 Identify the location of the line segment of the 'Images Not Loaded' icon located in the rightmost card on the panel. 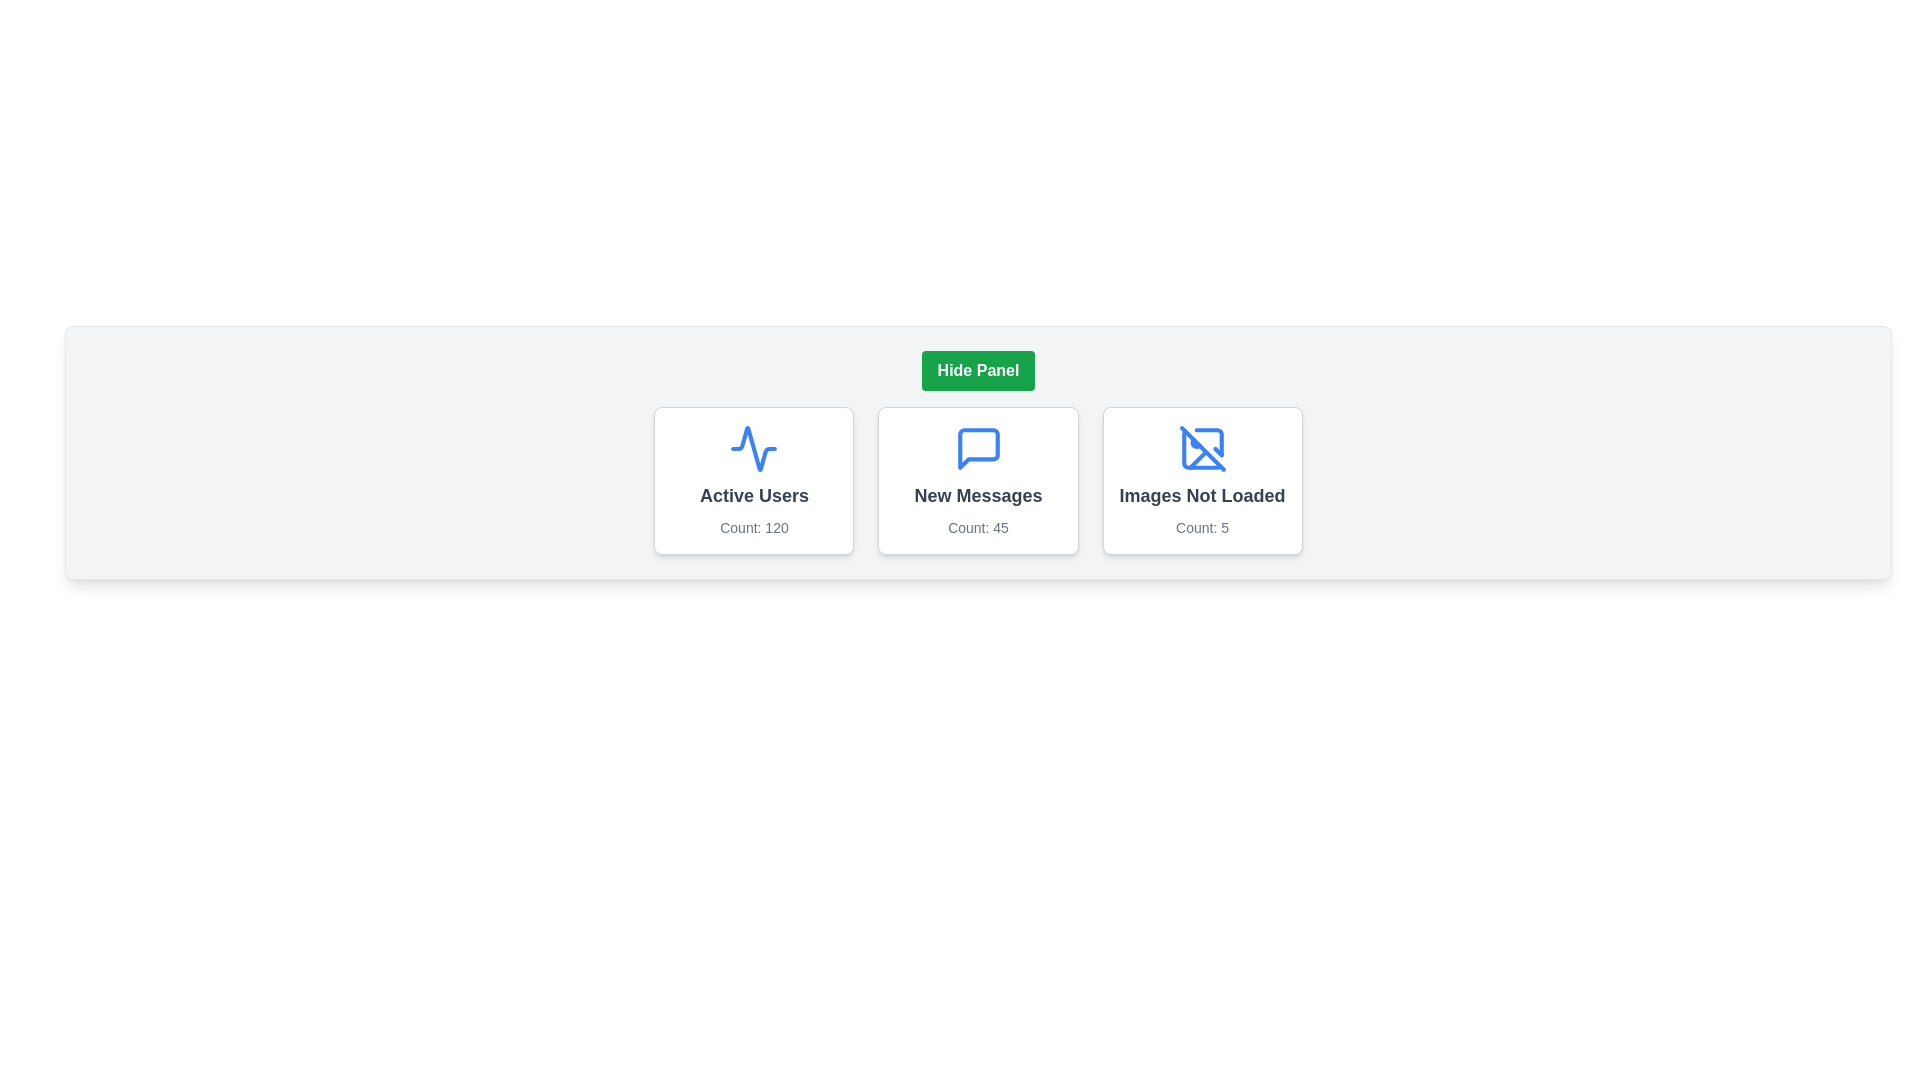
(1197, 459).